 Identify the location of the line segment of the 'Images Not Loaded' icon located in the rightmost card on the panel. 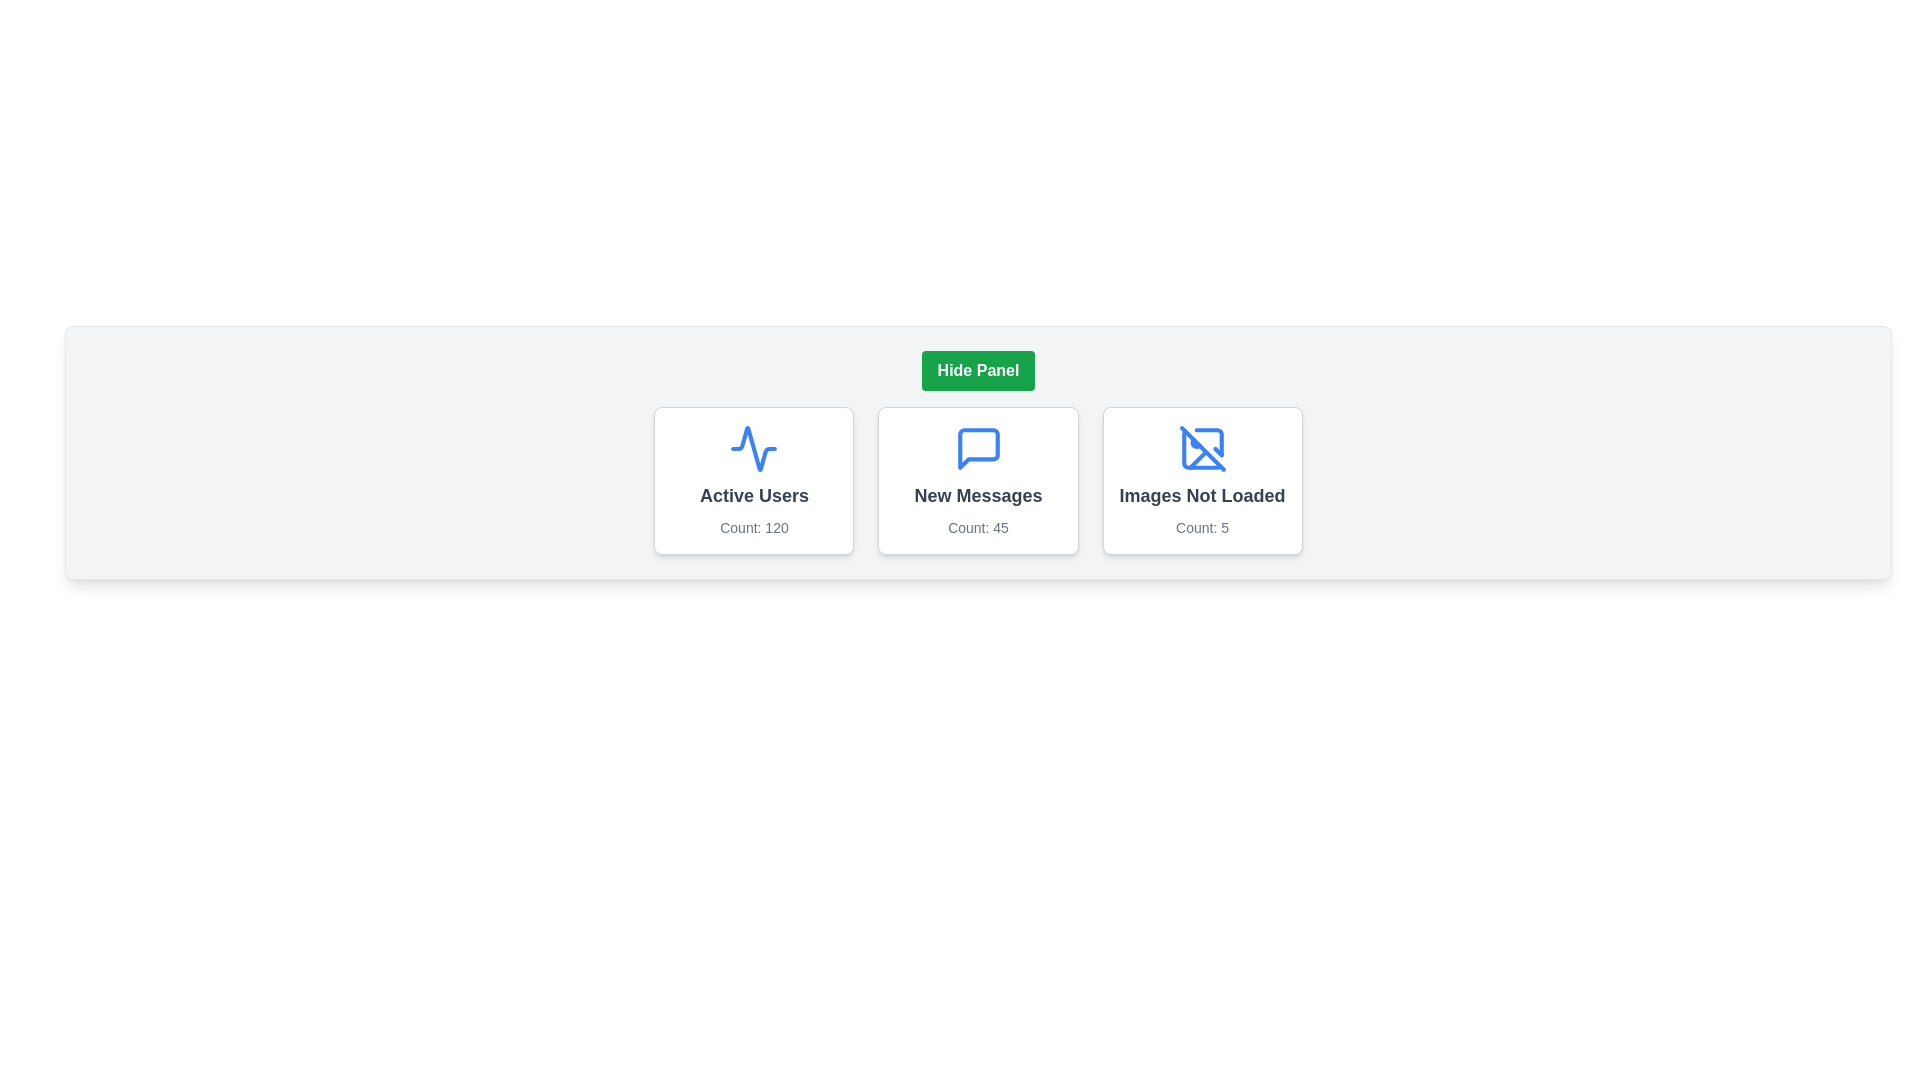
(1197, 459).